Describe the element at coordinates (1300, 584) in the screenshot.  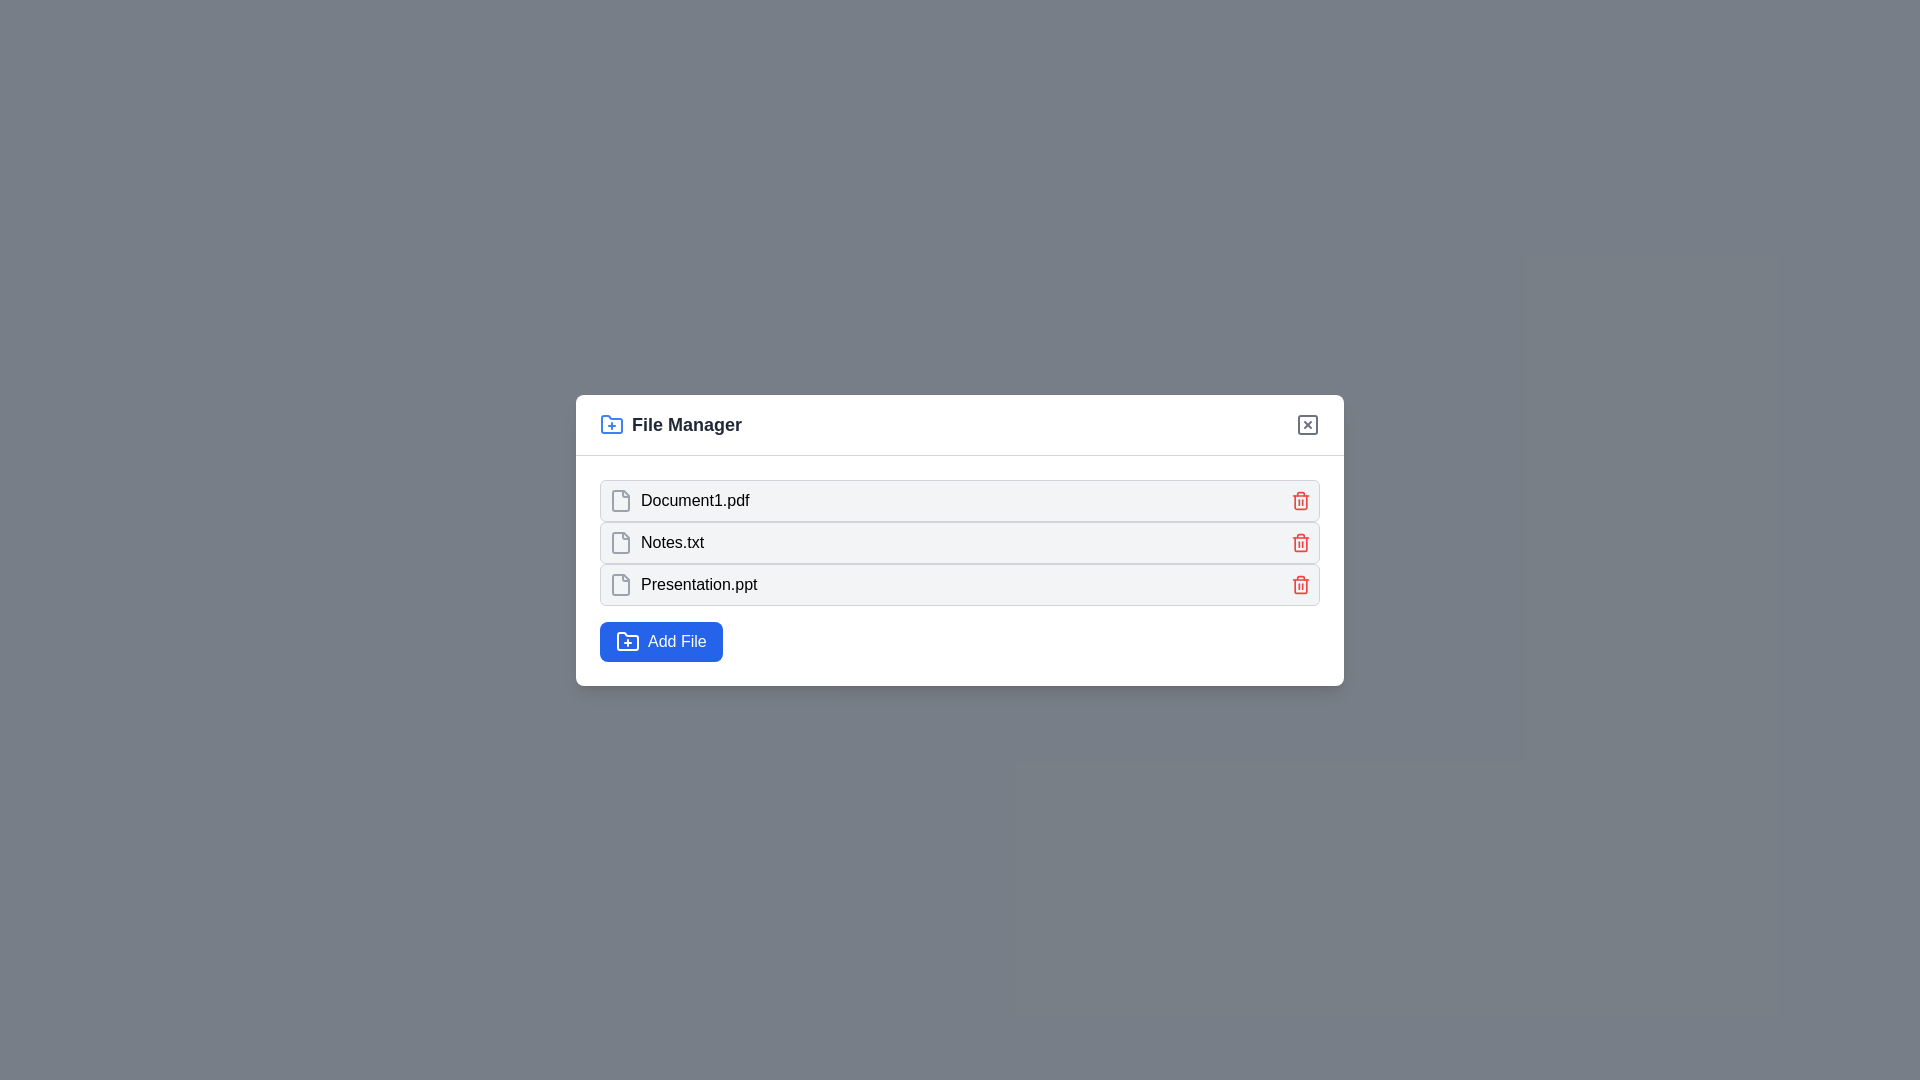
I see `the delete button for the file 'Presentation.ppt' located on the far right side of its row` at that location.